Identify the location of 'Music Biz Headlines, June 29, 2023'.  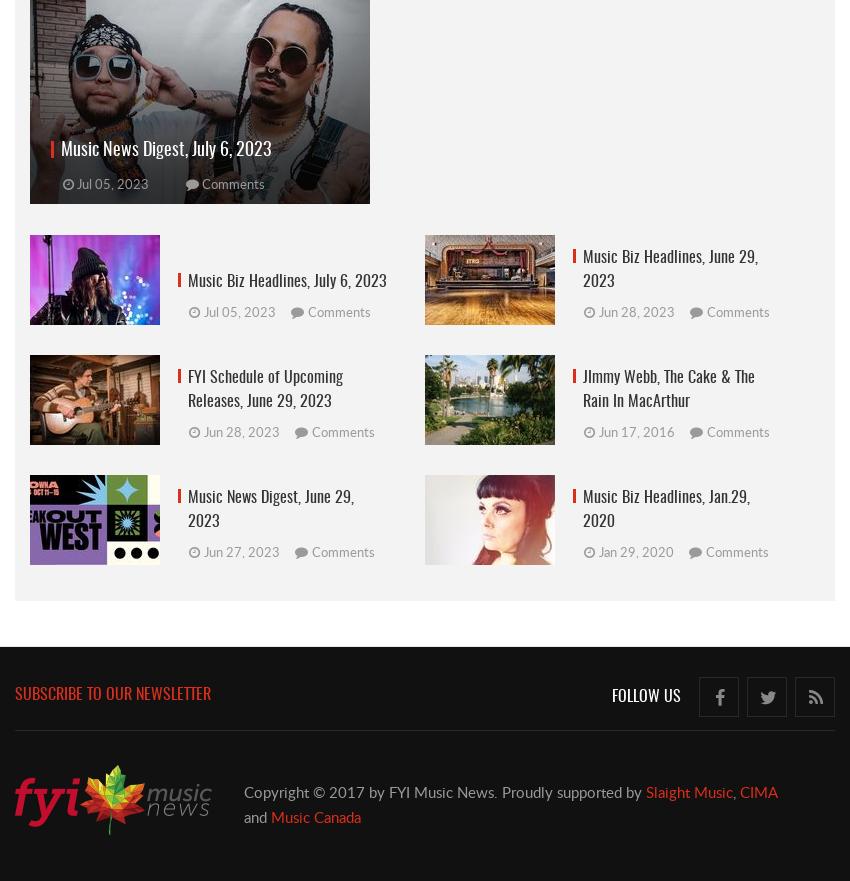
(670, 270).